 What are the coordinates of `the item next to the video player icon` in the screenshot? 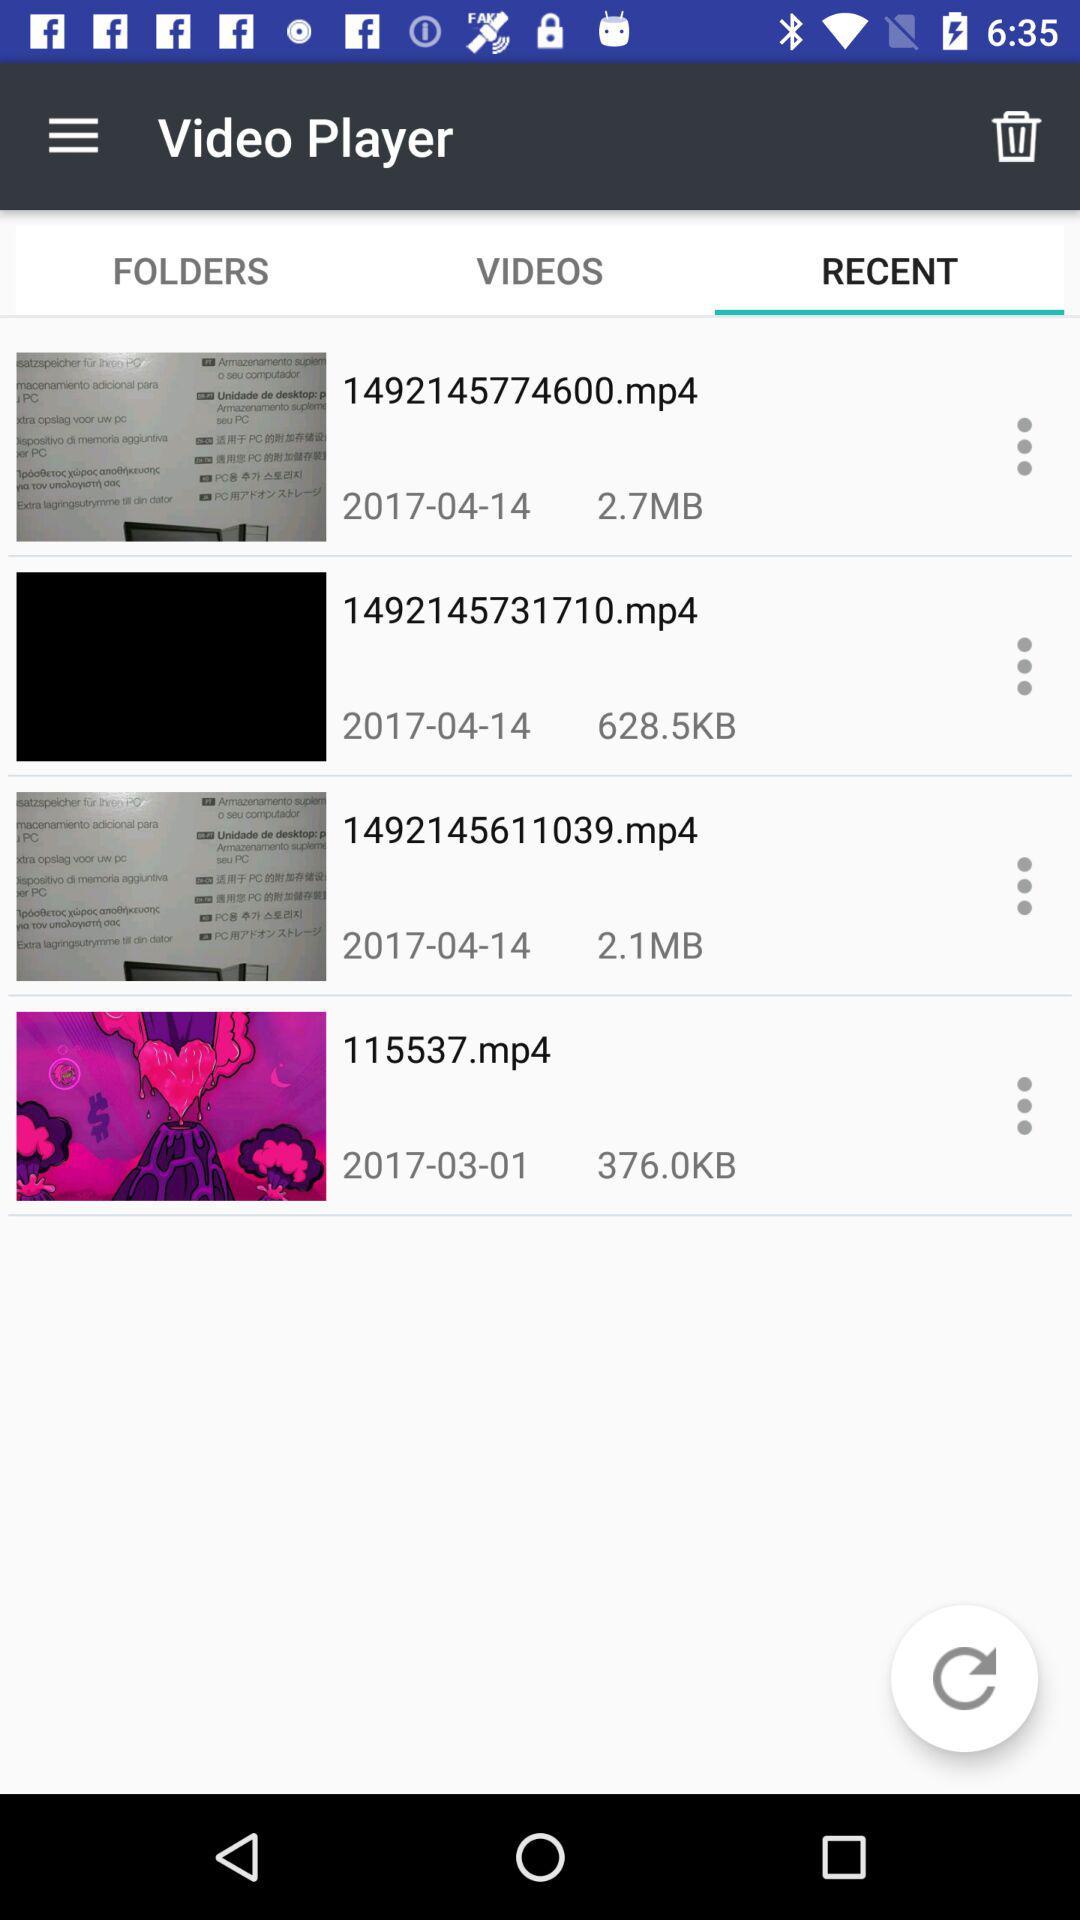 It's located at (1017, 135).